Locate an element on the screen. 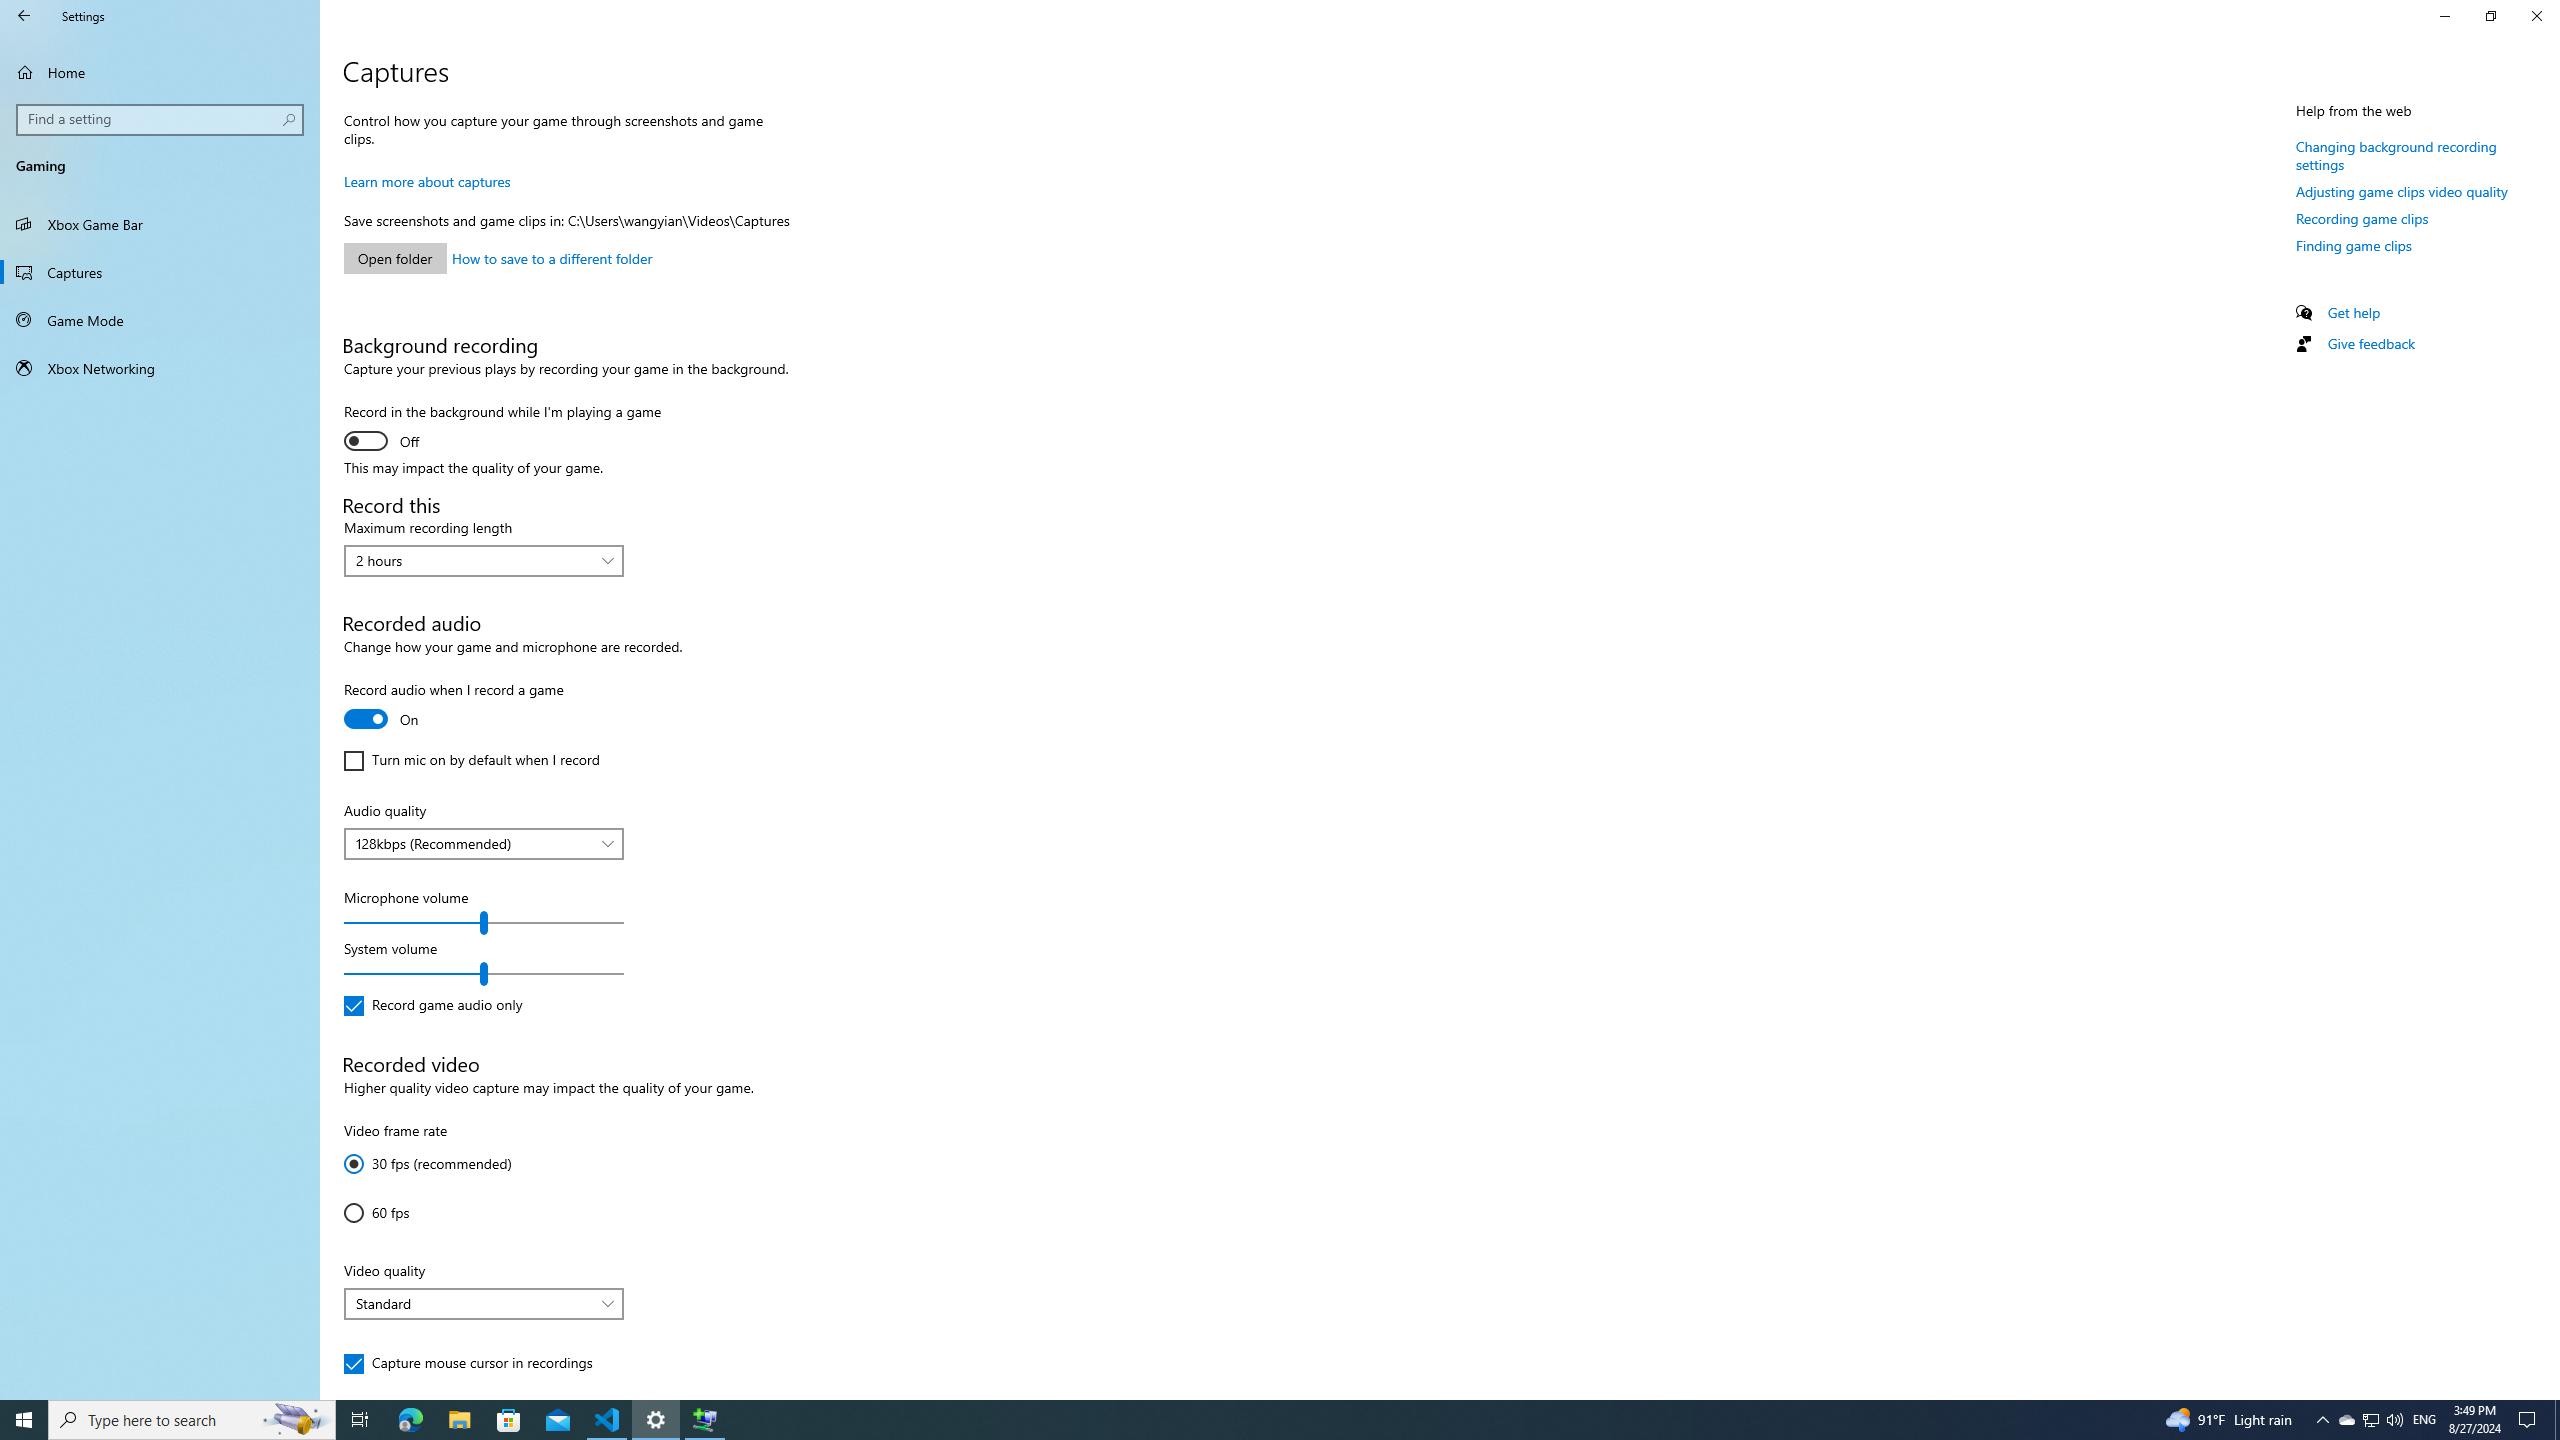 This screenshot has width=2560, height=1440. 'Open folder' is located at coordinates (395, 257).